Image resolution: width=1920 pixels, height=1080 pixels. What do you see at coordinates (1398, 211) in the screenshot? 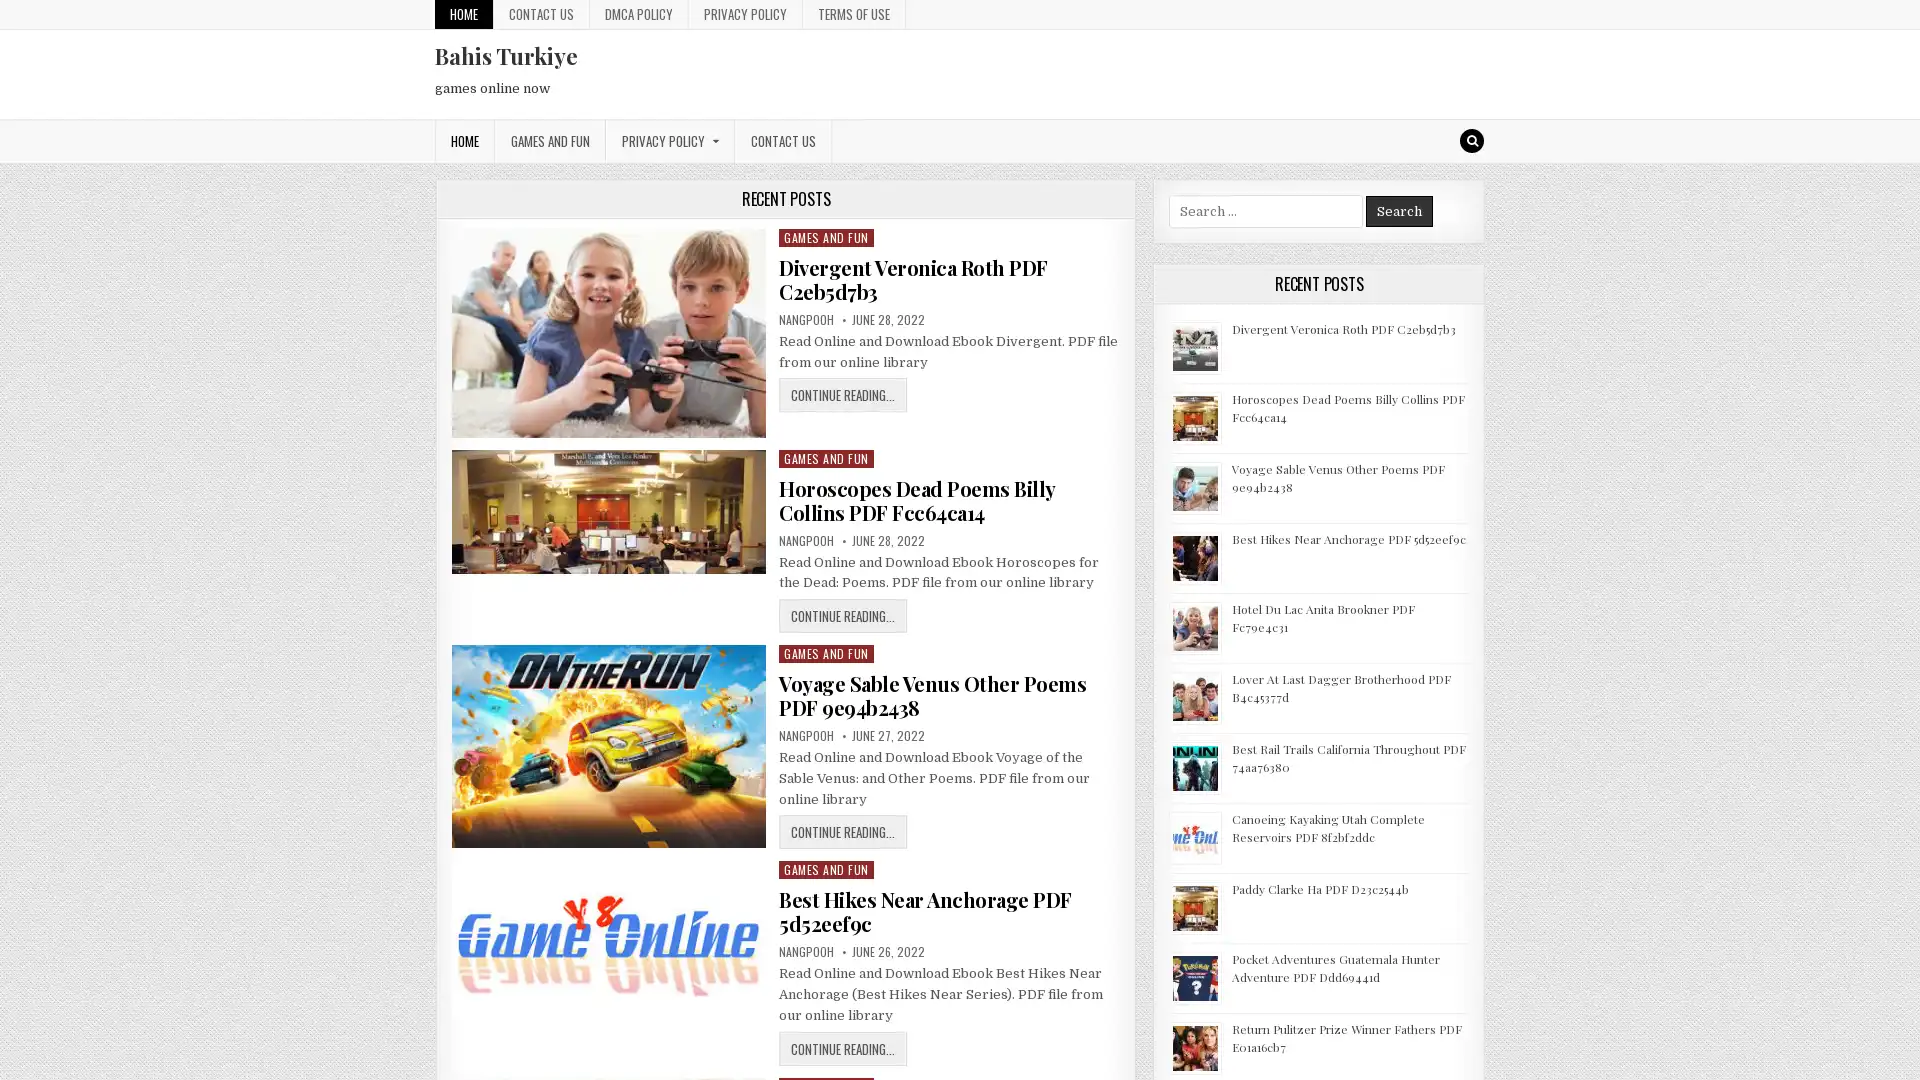
I see `Search` at bounding box center [1398, 211].